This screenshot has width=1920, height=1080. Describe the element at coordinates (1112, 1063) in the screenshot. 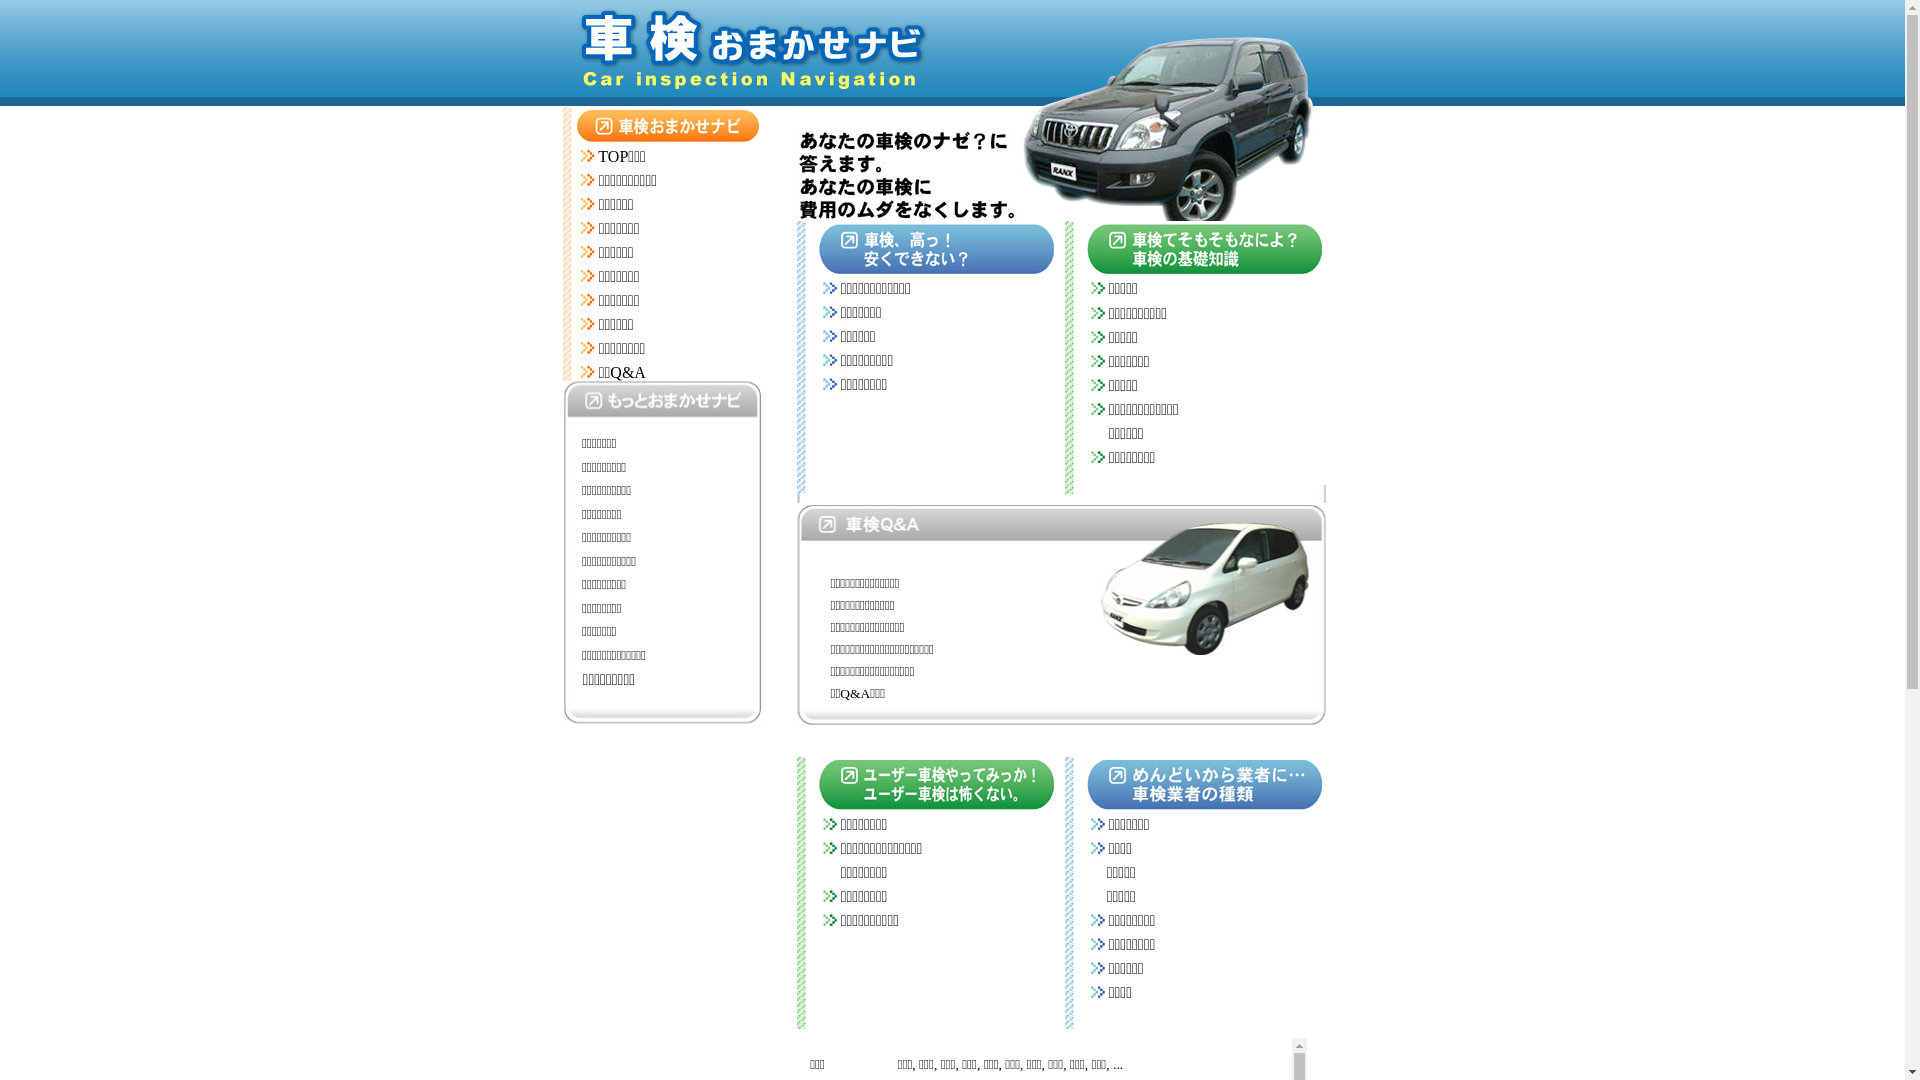

I see `'...'` at that location.